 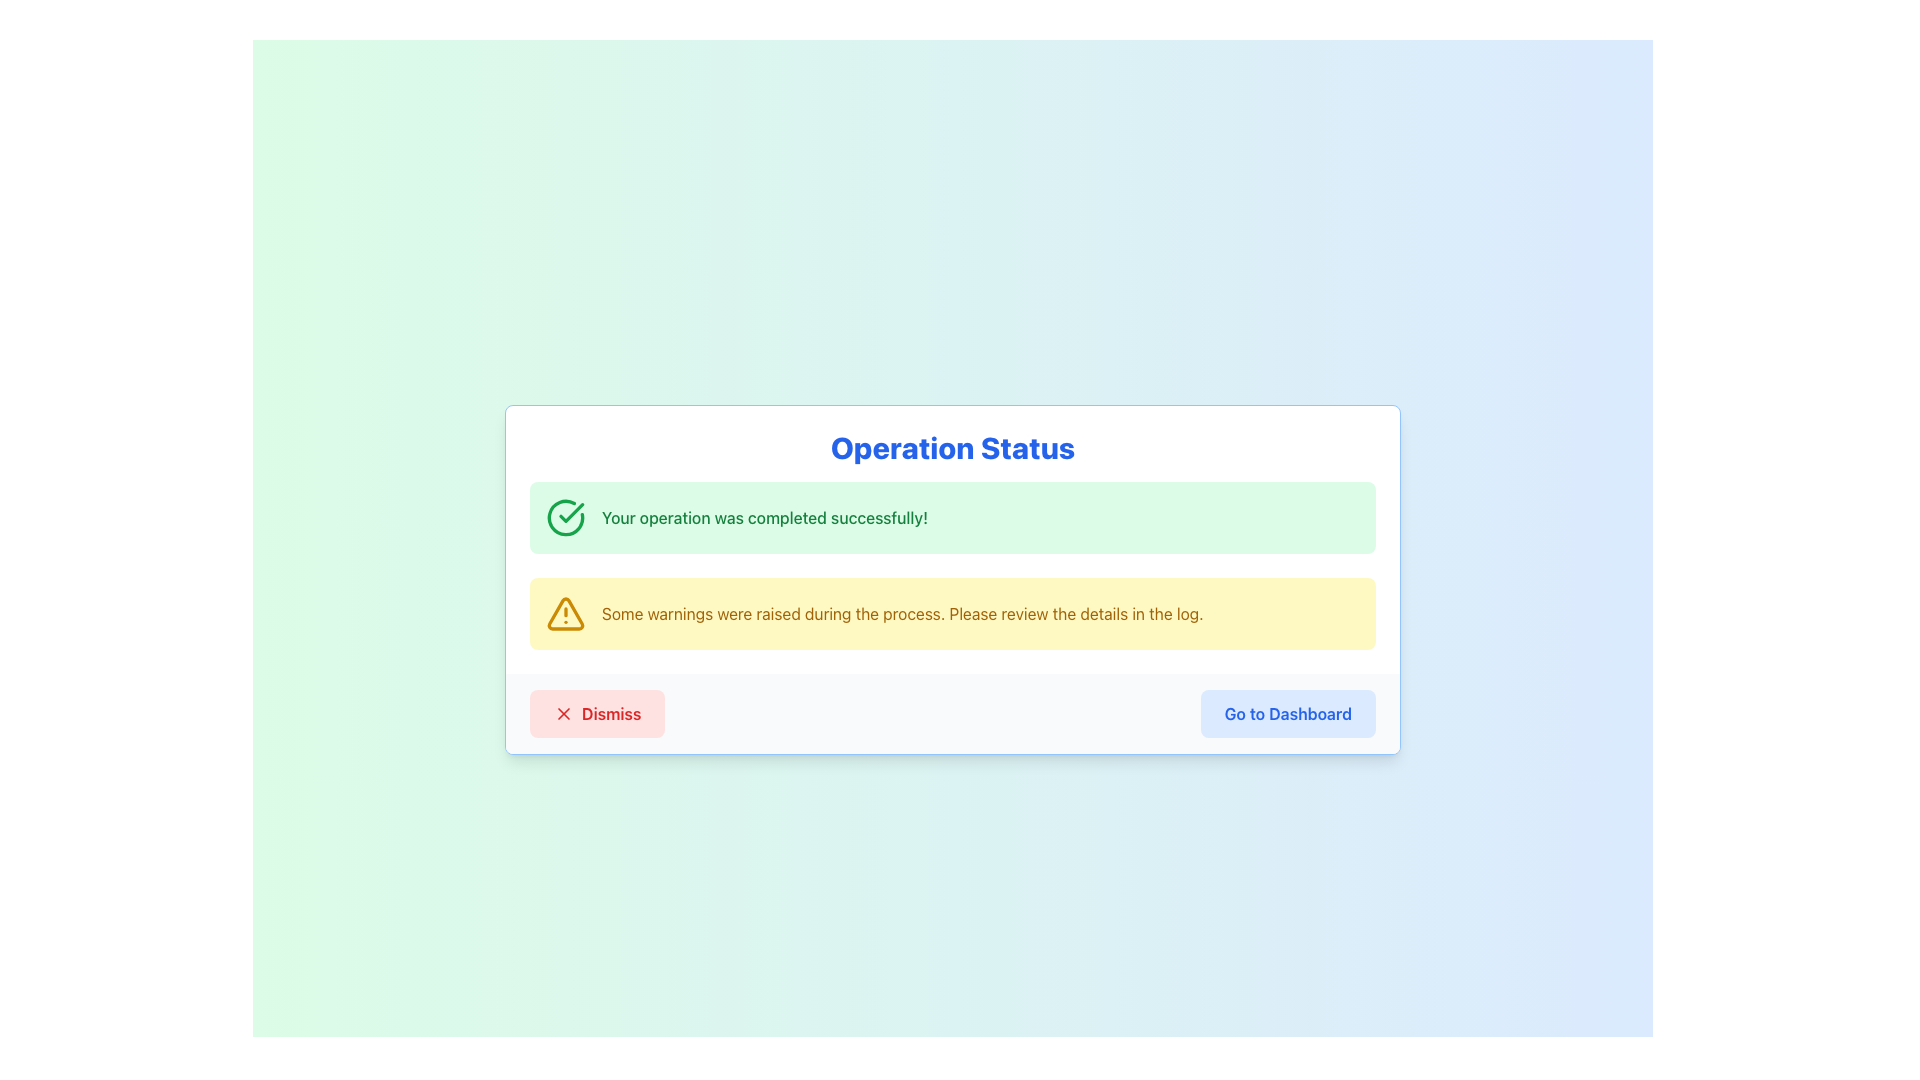 What do you see at coordinates (763, 516) in the screenshot?
I see `success message content displayed in the text area of the confirmation box located under the 'Operation Status' title, which is positioned to the right of a green check icon` at bounding box center [763, 516].